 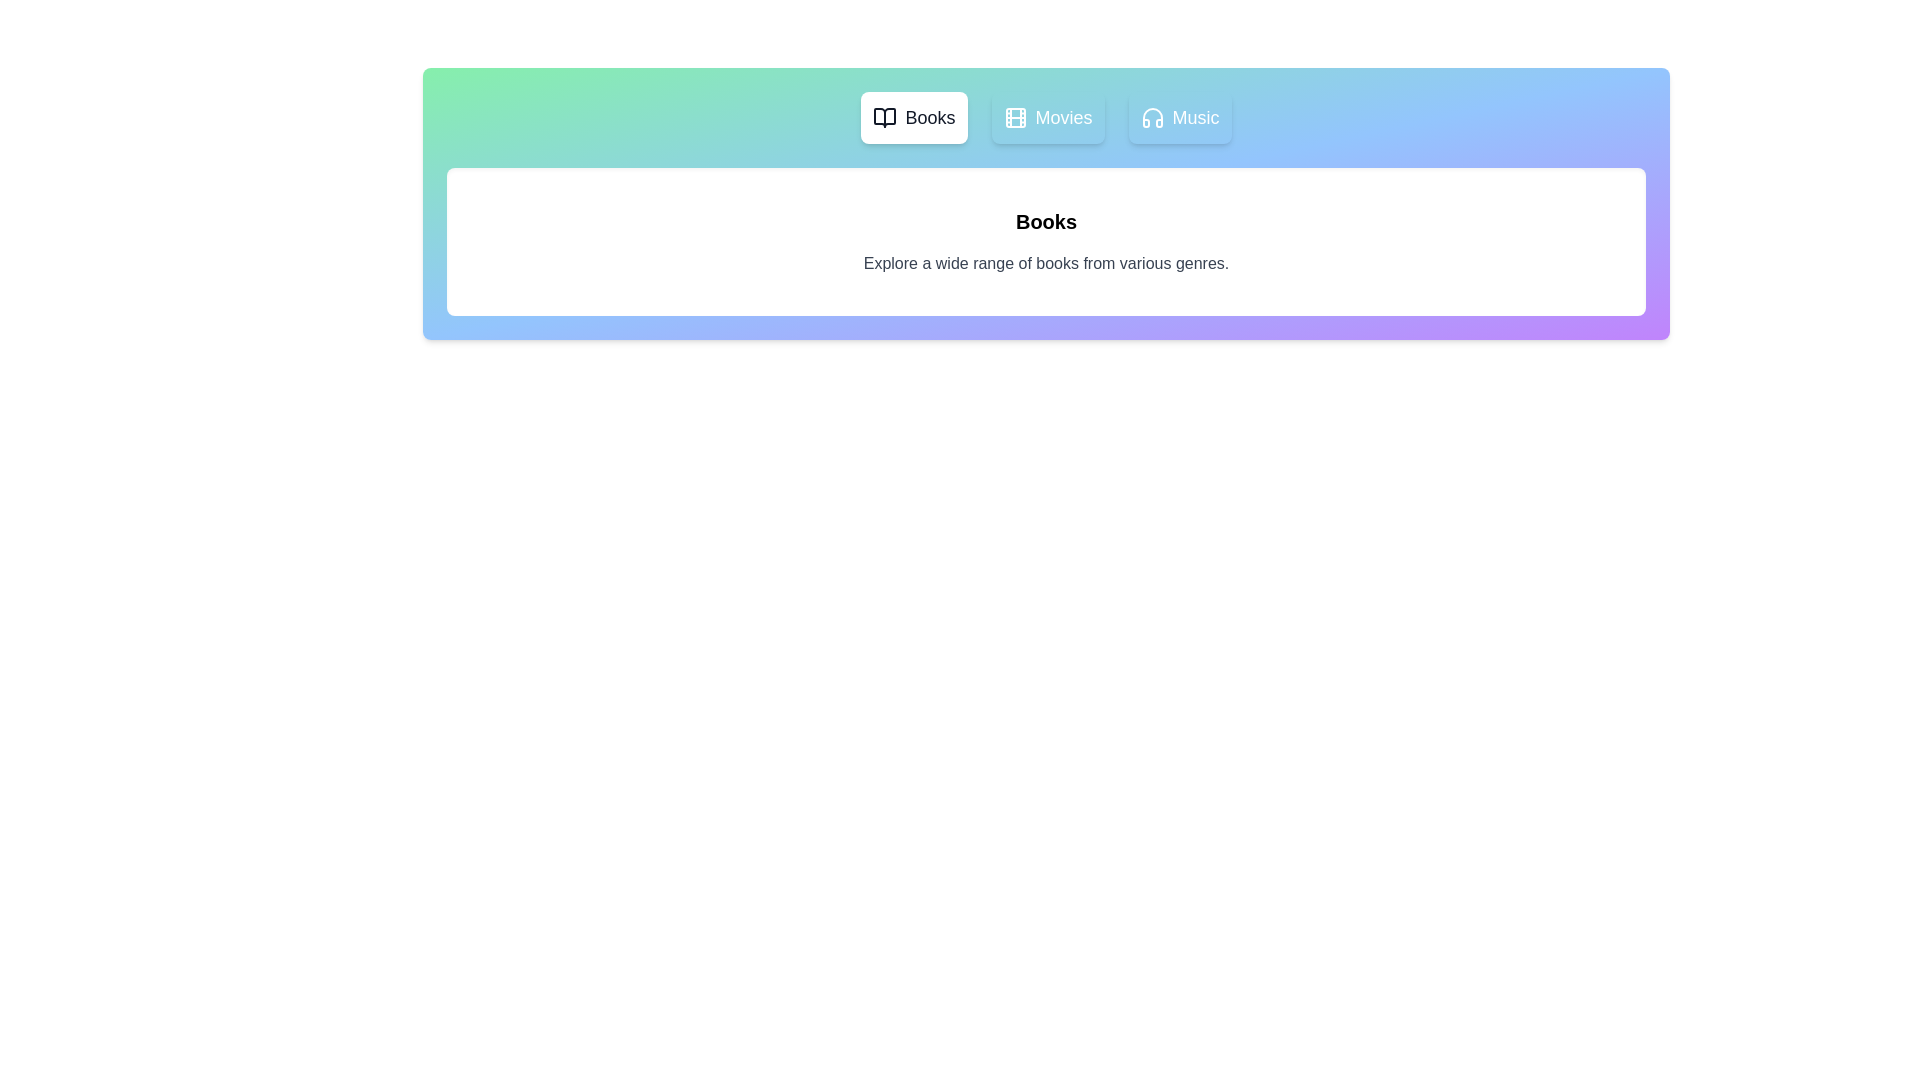 What do you see at coordinates (912, 118) in the screenshot?
I see `the Books tab to view its content` at bounding box center [912, 118].